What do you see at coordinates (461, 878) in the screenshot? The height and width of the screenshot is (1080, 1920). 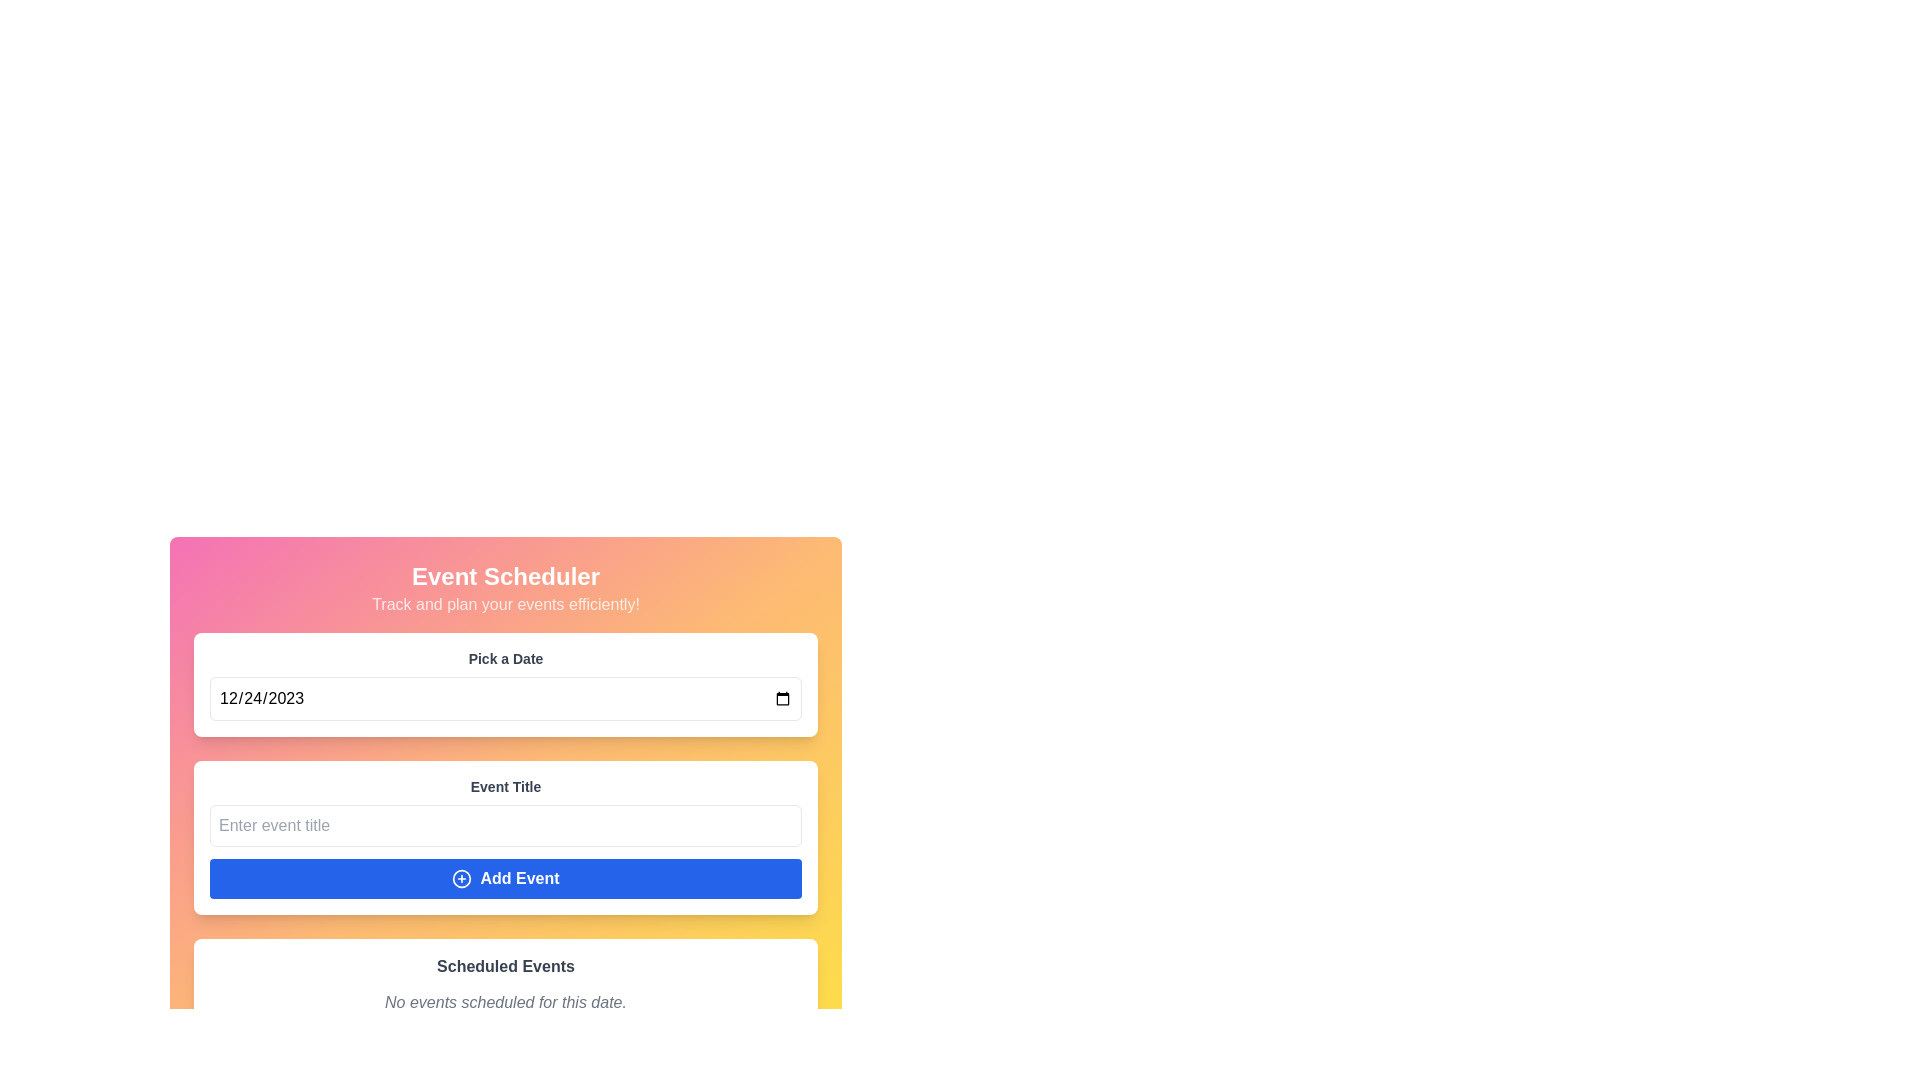 I see `the decorative circle within the 'Add Event' button, which enhances the visual appeal and is aligned with the '+' symbol` at bounding box center [461, 878].